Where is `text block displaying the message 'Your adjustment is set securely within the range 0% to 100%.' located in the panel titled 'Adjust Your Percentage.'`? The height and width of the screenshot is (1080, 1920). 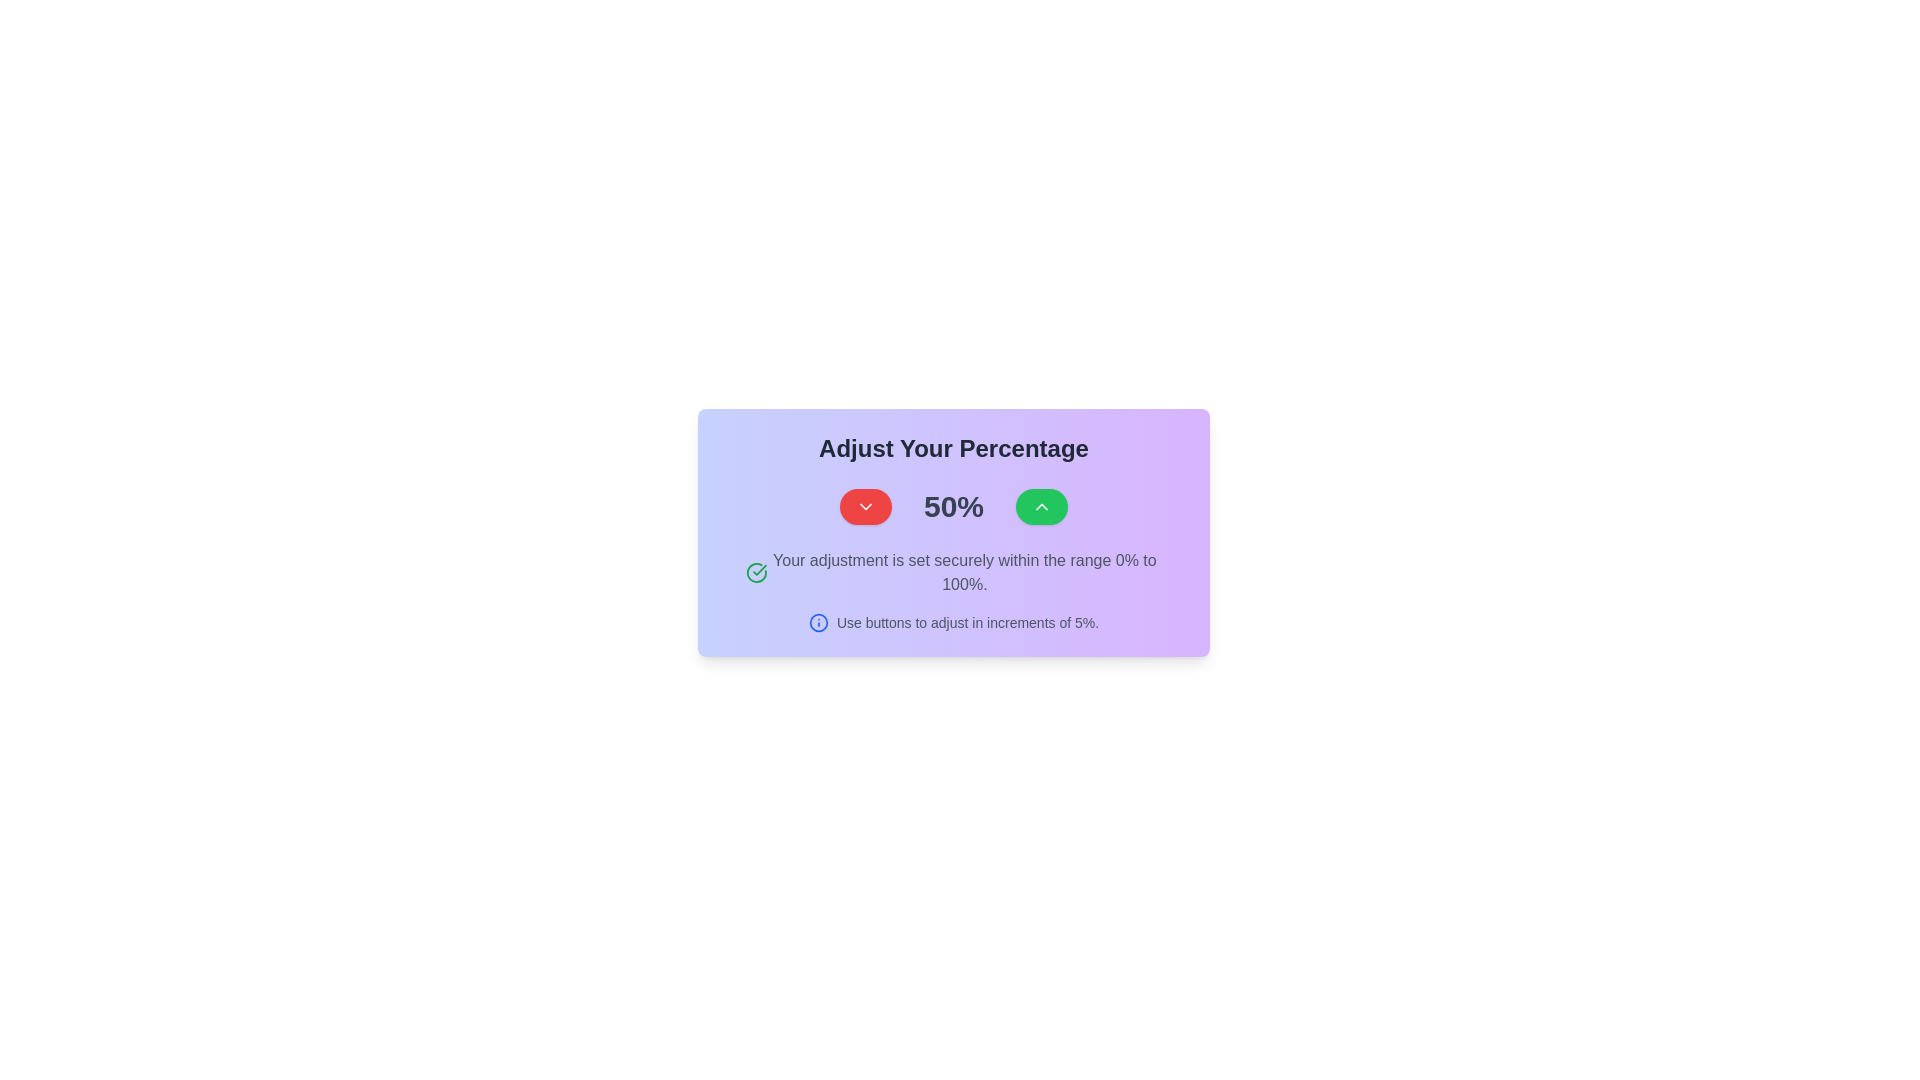 text block displaying the message 'Your adjustment is set securely within the range 0% to 100%.' located in the panel titled 'Adjust Your Percentage.' is located at coordinates (953, 573).